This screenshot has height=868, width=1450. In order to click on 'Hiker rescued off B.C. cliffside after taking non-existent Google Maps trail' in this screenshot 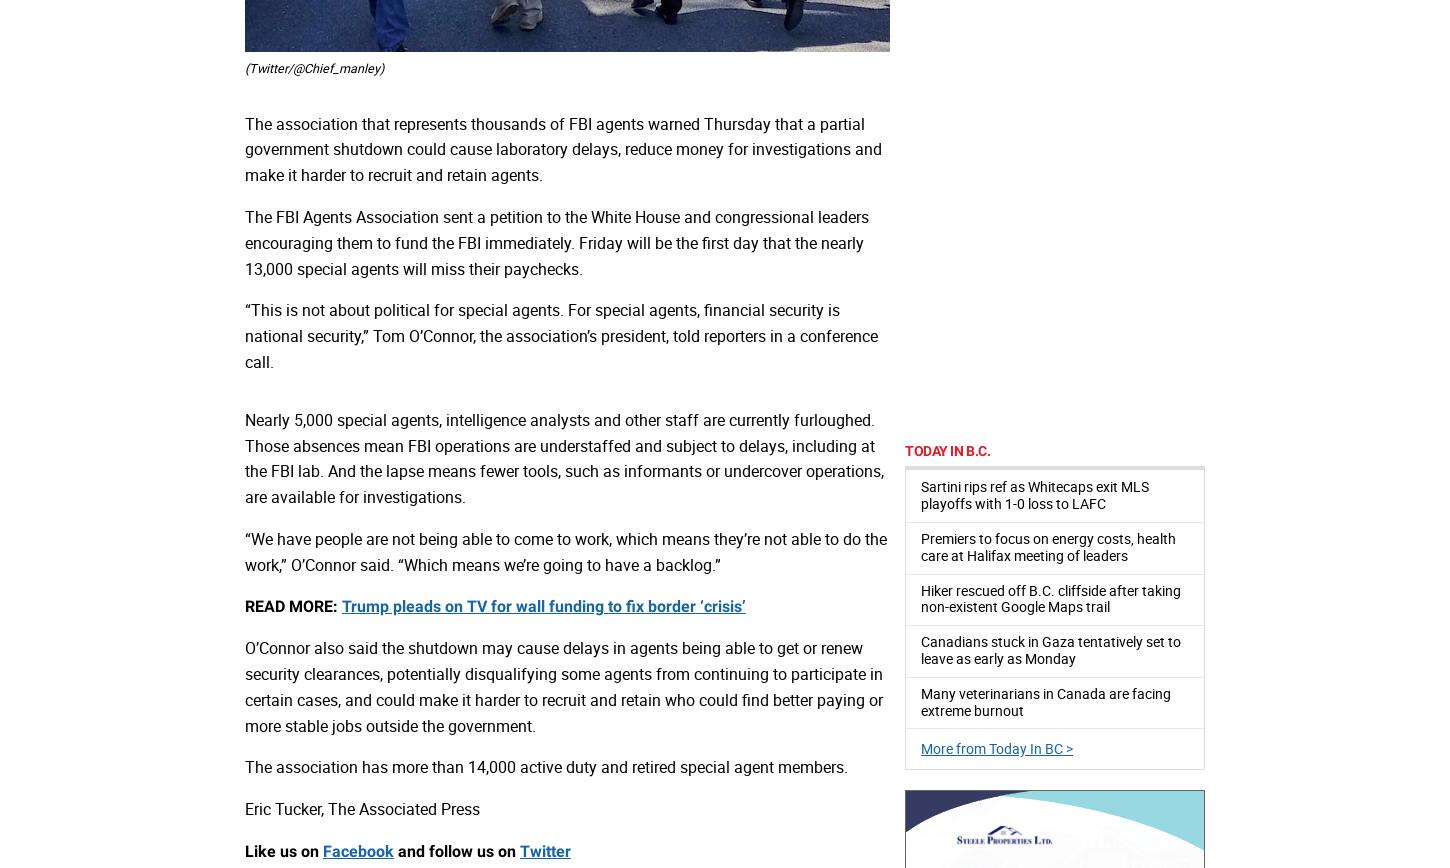, I will do `click(1050, 597)`.